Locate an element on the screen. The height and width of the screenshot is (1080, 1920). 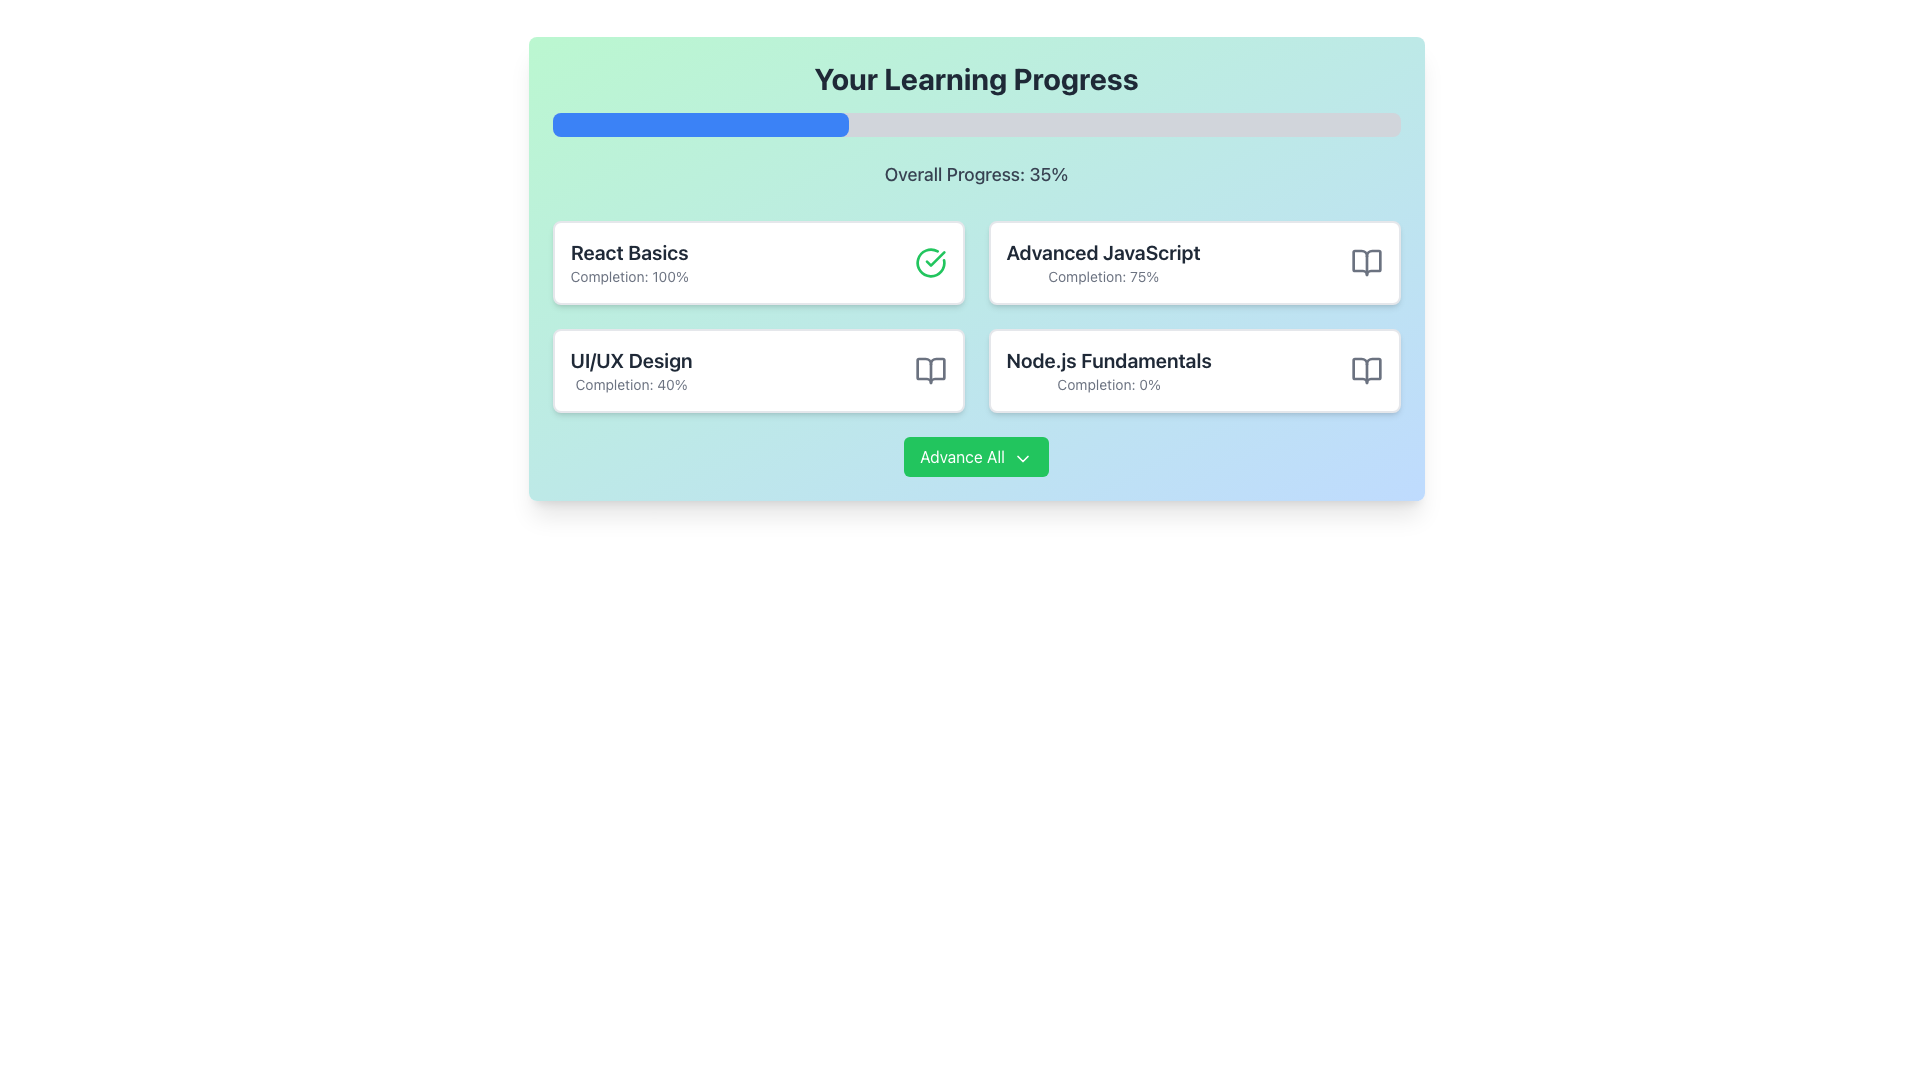
progress is located at coordinates (1027, 124).